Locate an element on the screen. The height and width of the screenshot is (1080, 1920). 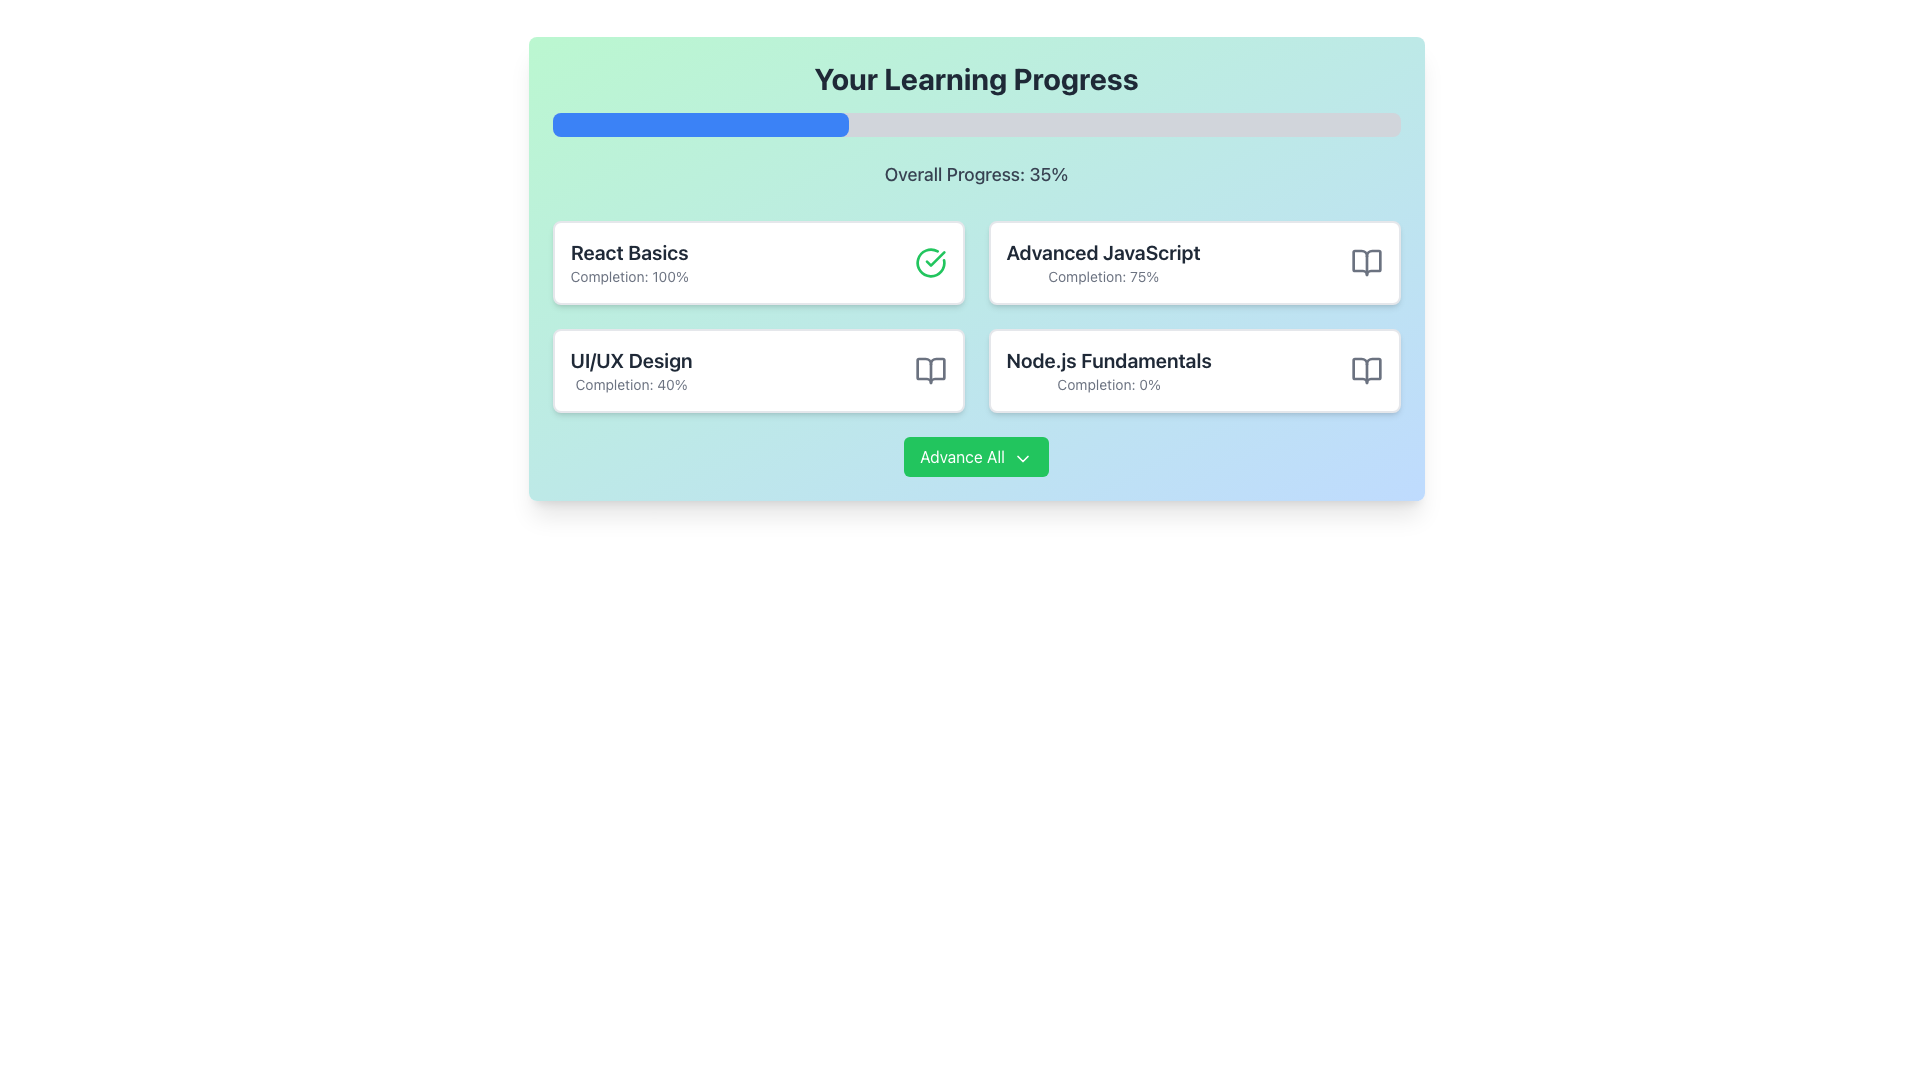
progress is located at coordinates (1027, 124).